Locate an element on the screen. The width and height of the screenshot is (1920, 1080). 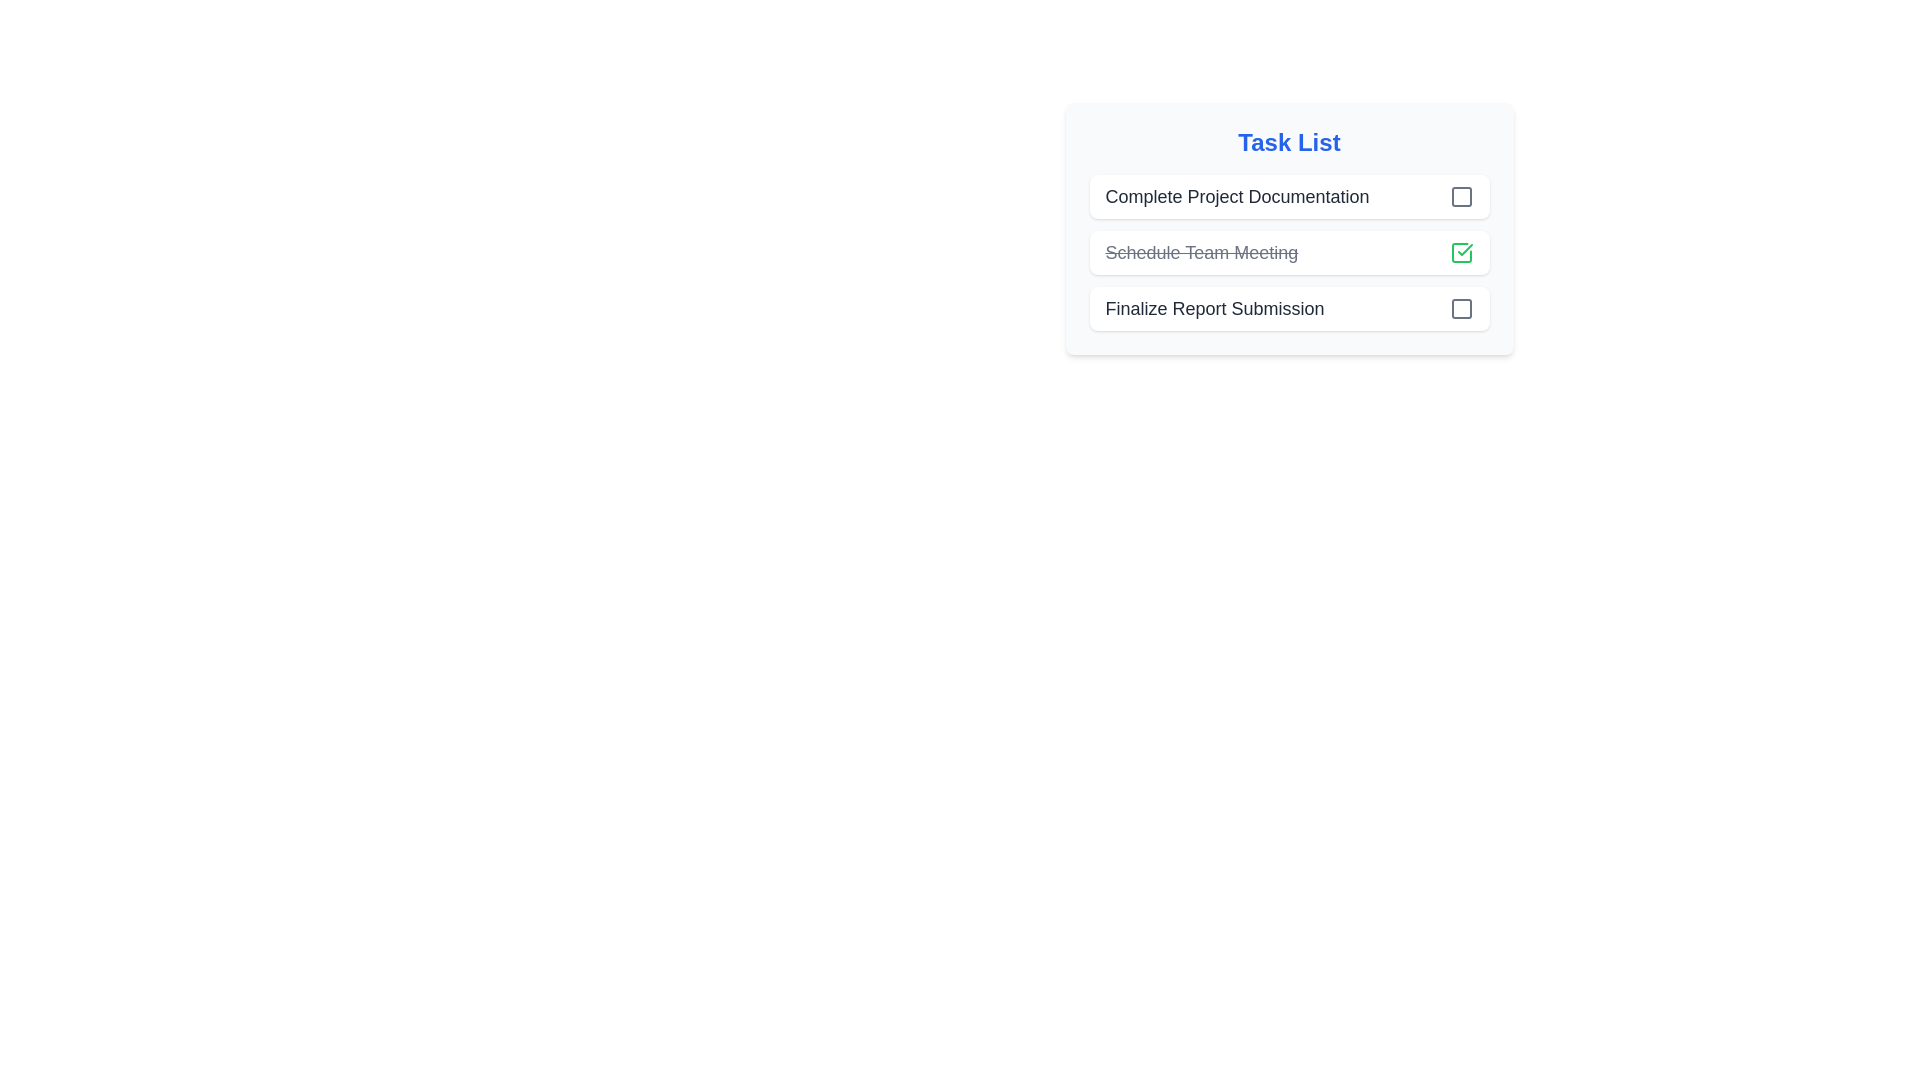
the completed task item labeled 'Schedule Team Meeting', which is the second item in the task list, featuring a strikethrough text and a green checkmark icon is located at coordinates (1289, 252).